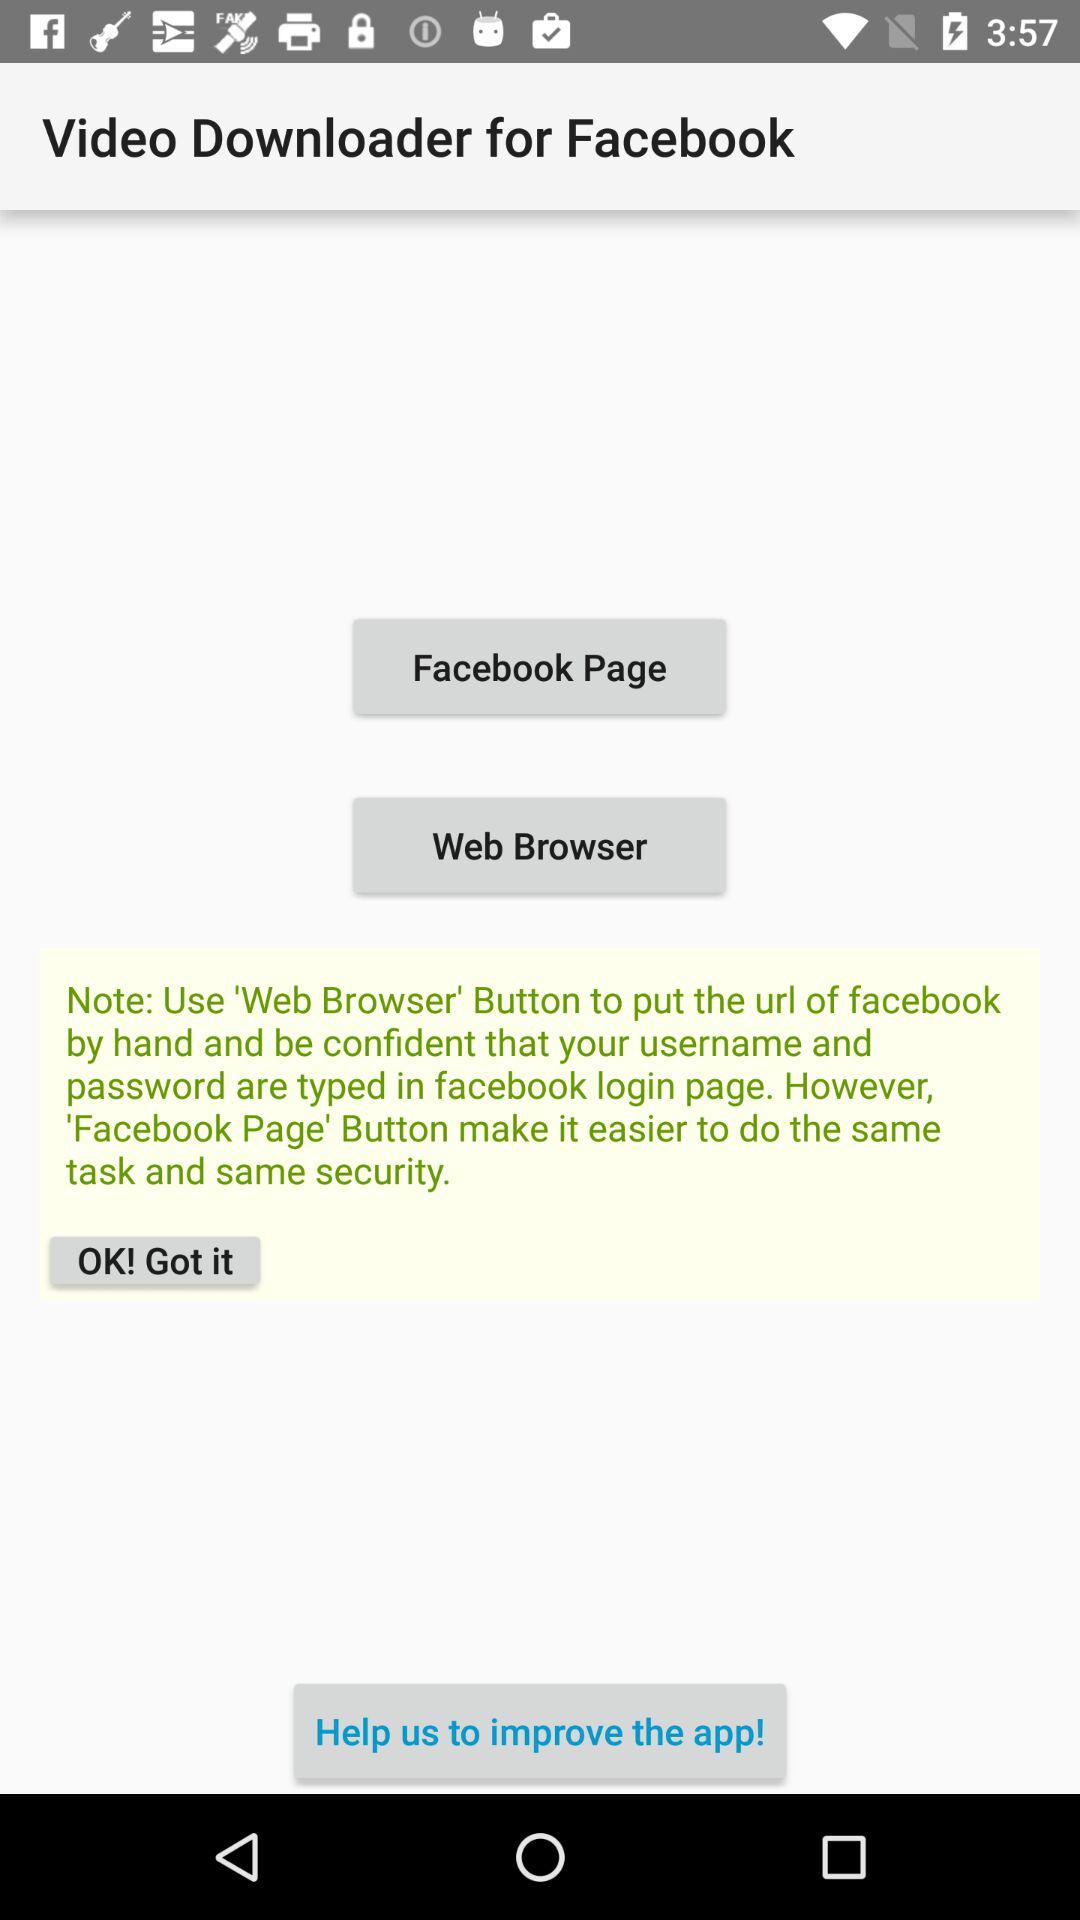 This screenshot has width=1080, height=1920. What do you see at coordinates (540, 1730) in the screenshot?
I see `the help us to item` at bounding box center [540, 1730].